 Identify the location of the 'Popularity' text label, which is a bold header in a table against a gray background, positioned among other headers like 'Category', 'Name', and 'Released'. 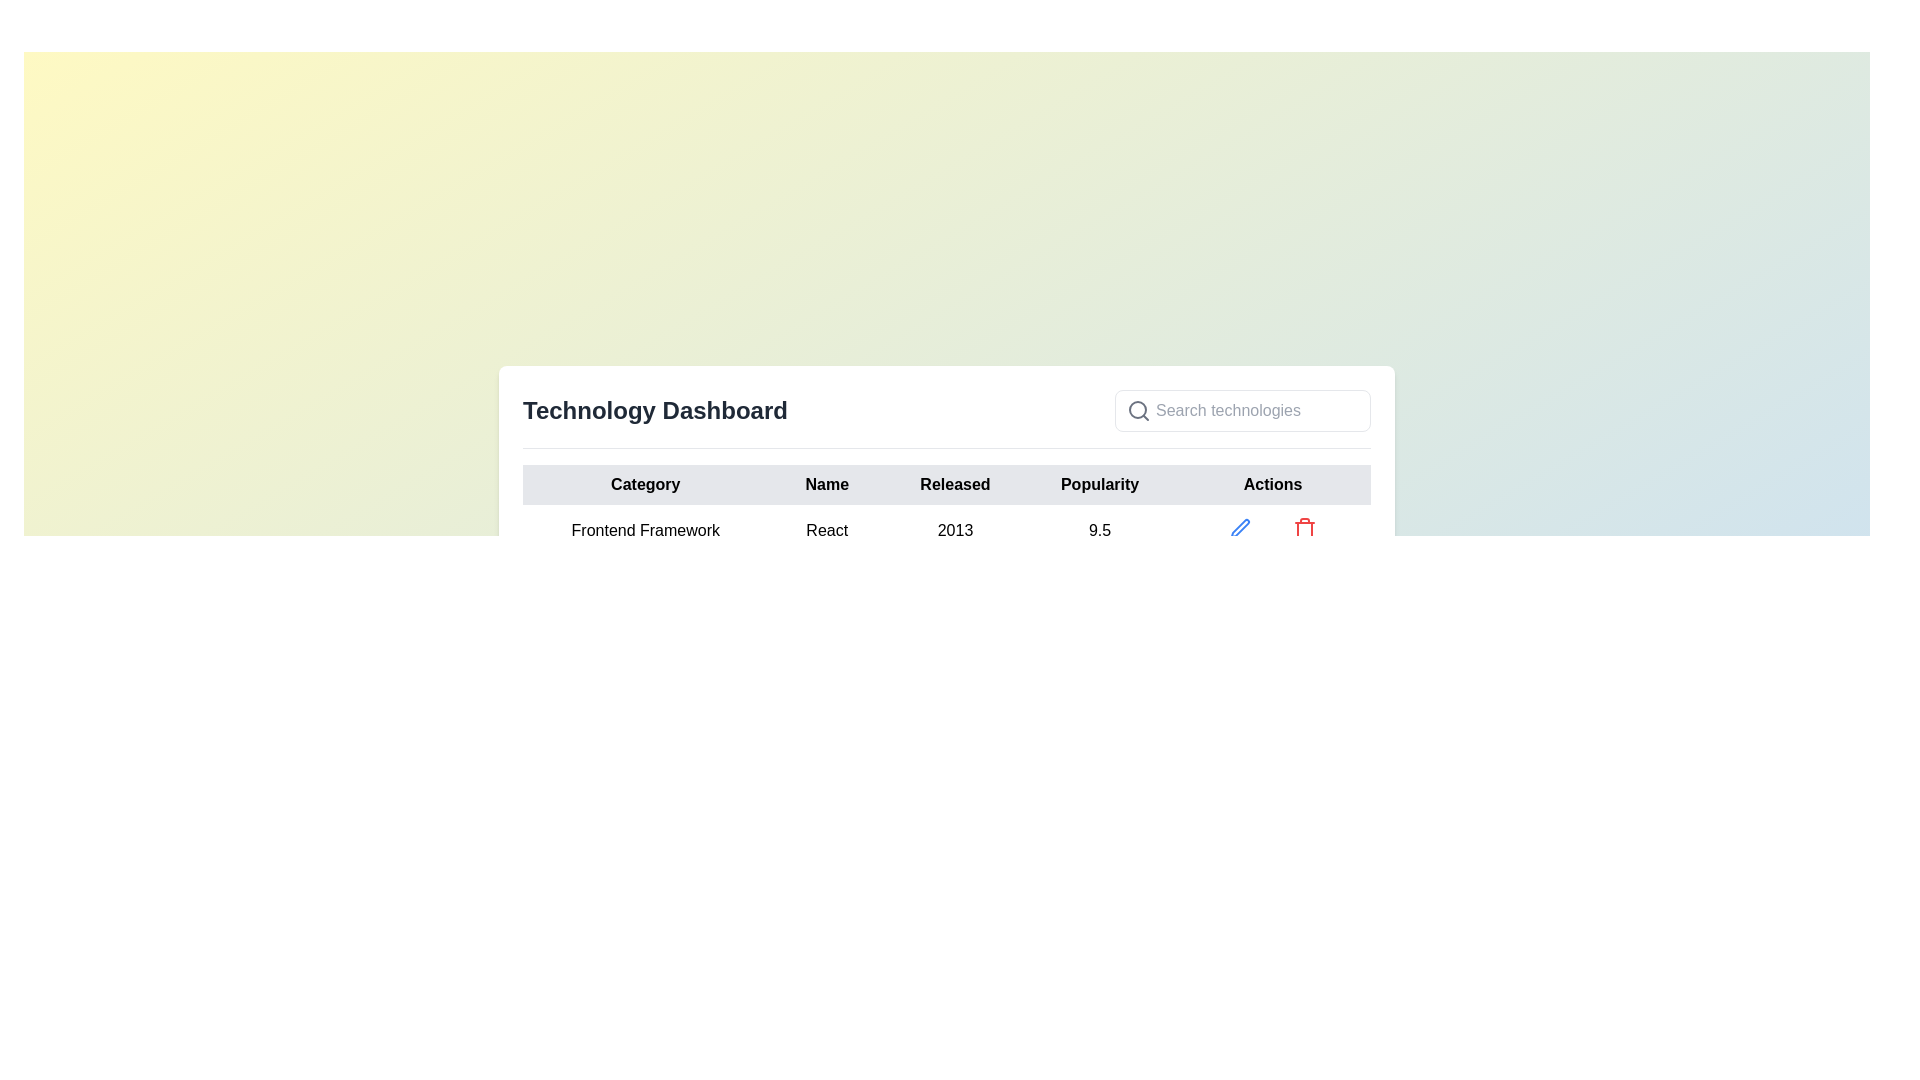
(1098, 485).